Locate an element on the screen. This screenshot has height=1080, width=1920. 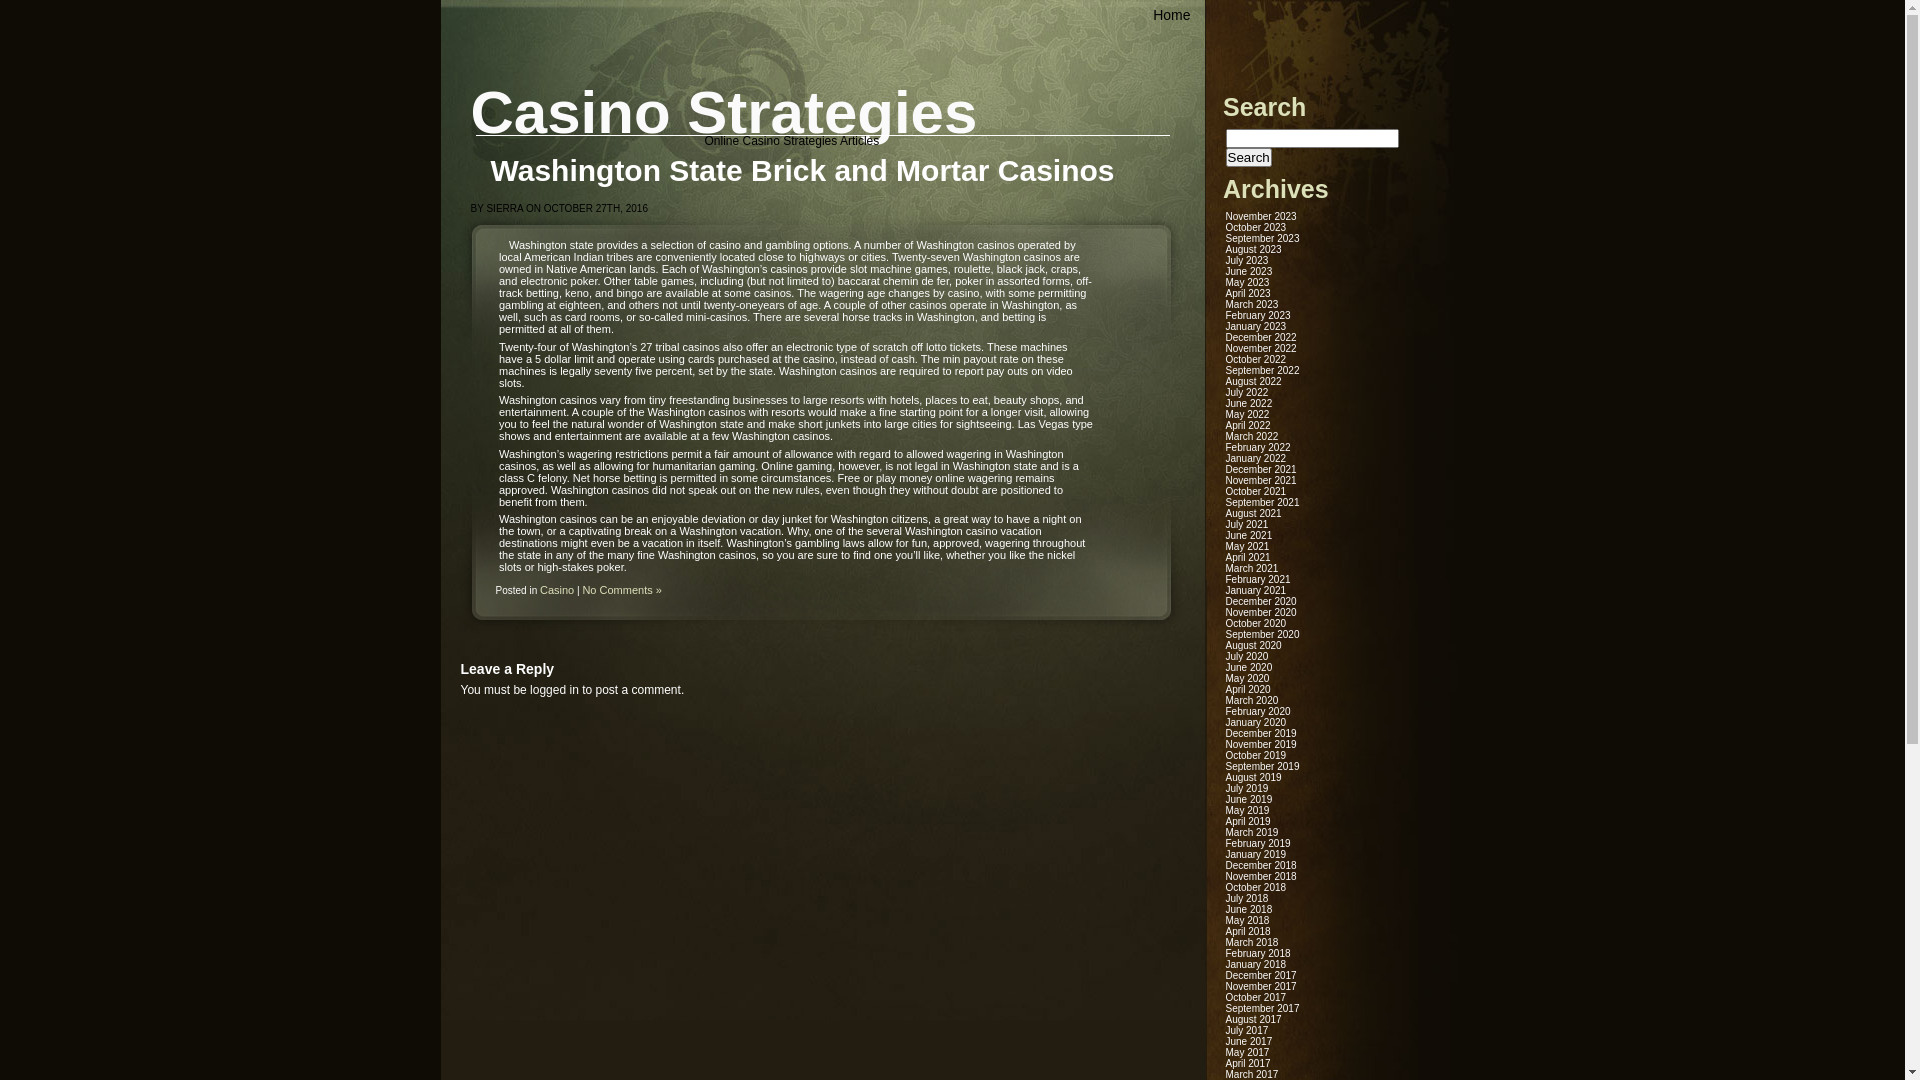
'December 2017' is located at coordinates (1224, 974).